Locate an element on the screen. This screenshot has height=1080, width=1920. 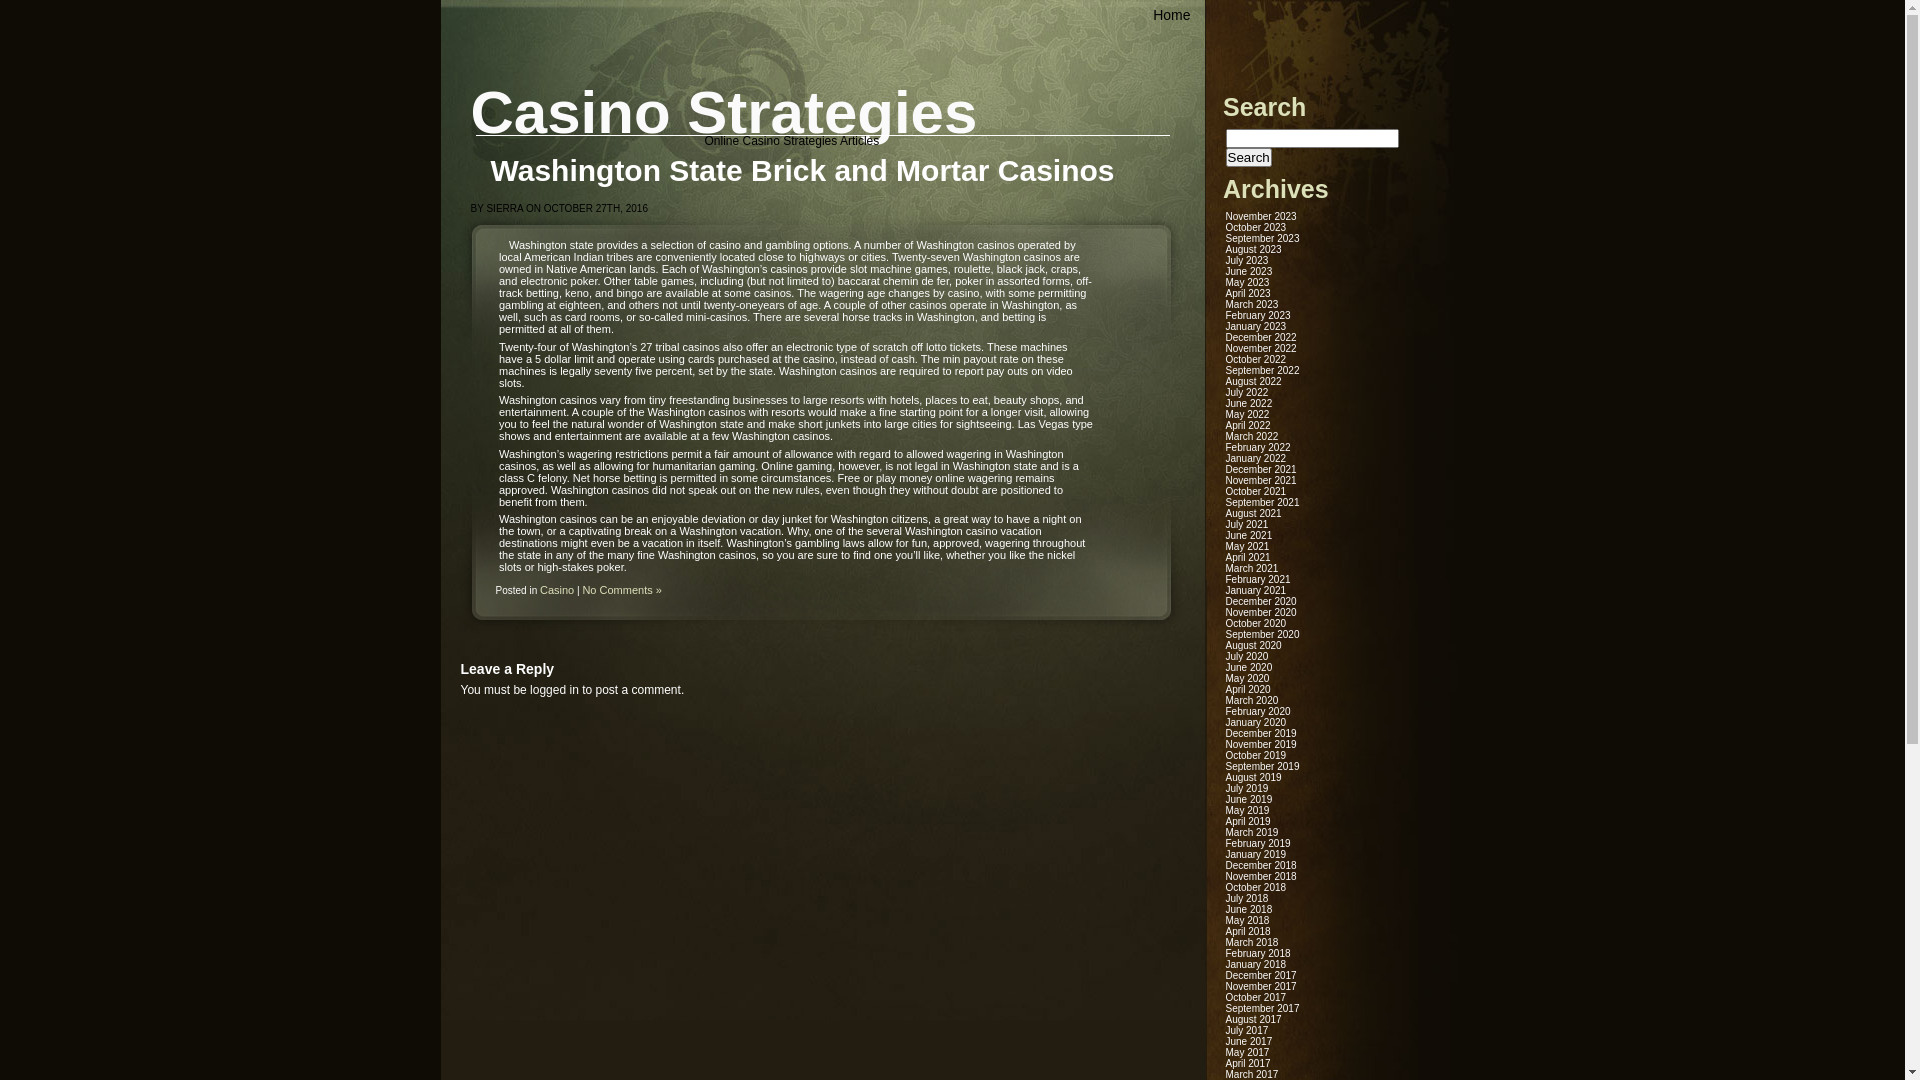
'December 2017' is located at coordinates (1224, 974).